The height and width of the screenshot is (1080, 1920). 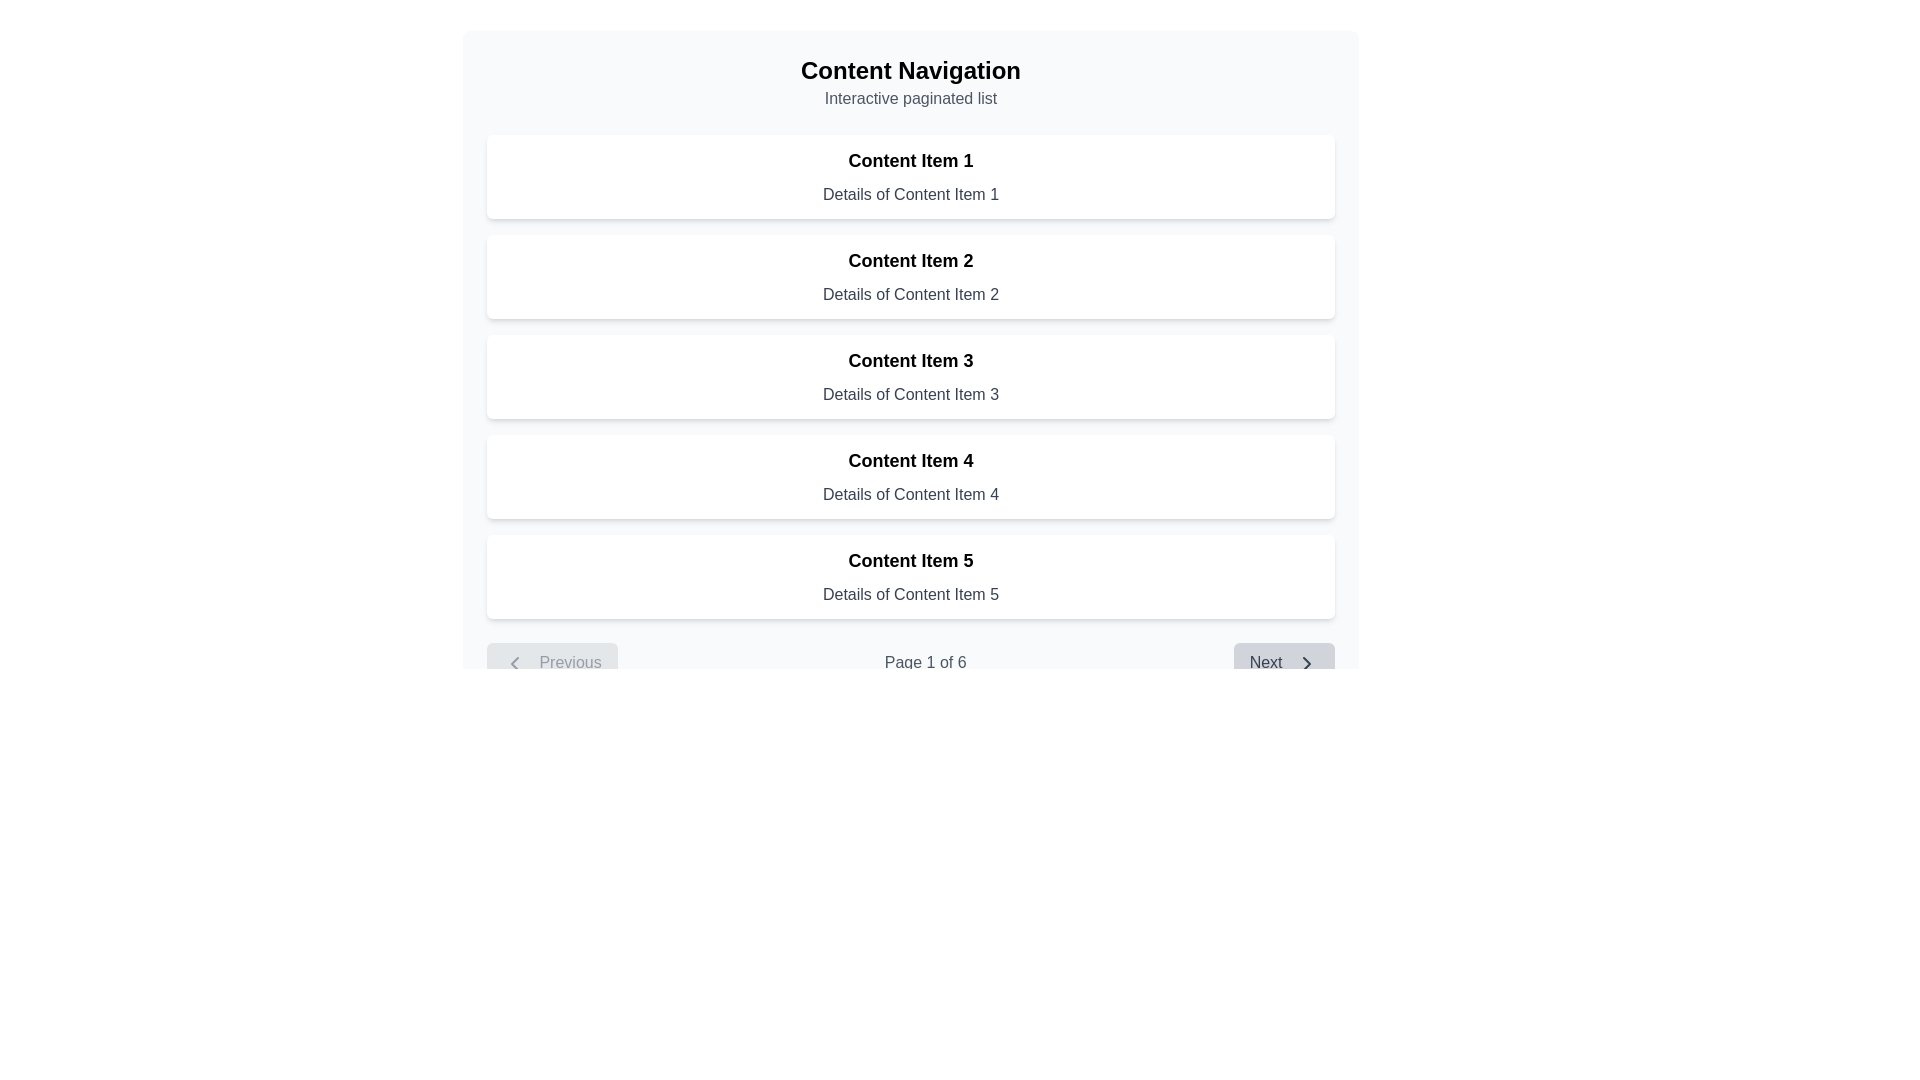 What do you see at coordinates (552, 663) in the screenshot?
I see `the 'Previous' button in the bottom left of the navigation bar` at bounding box center [552, 663].